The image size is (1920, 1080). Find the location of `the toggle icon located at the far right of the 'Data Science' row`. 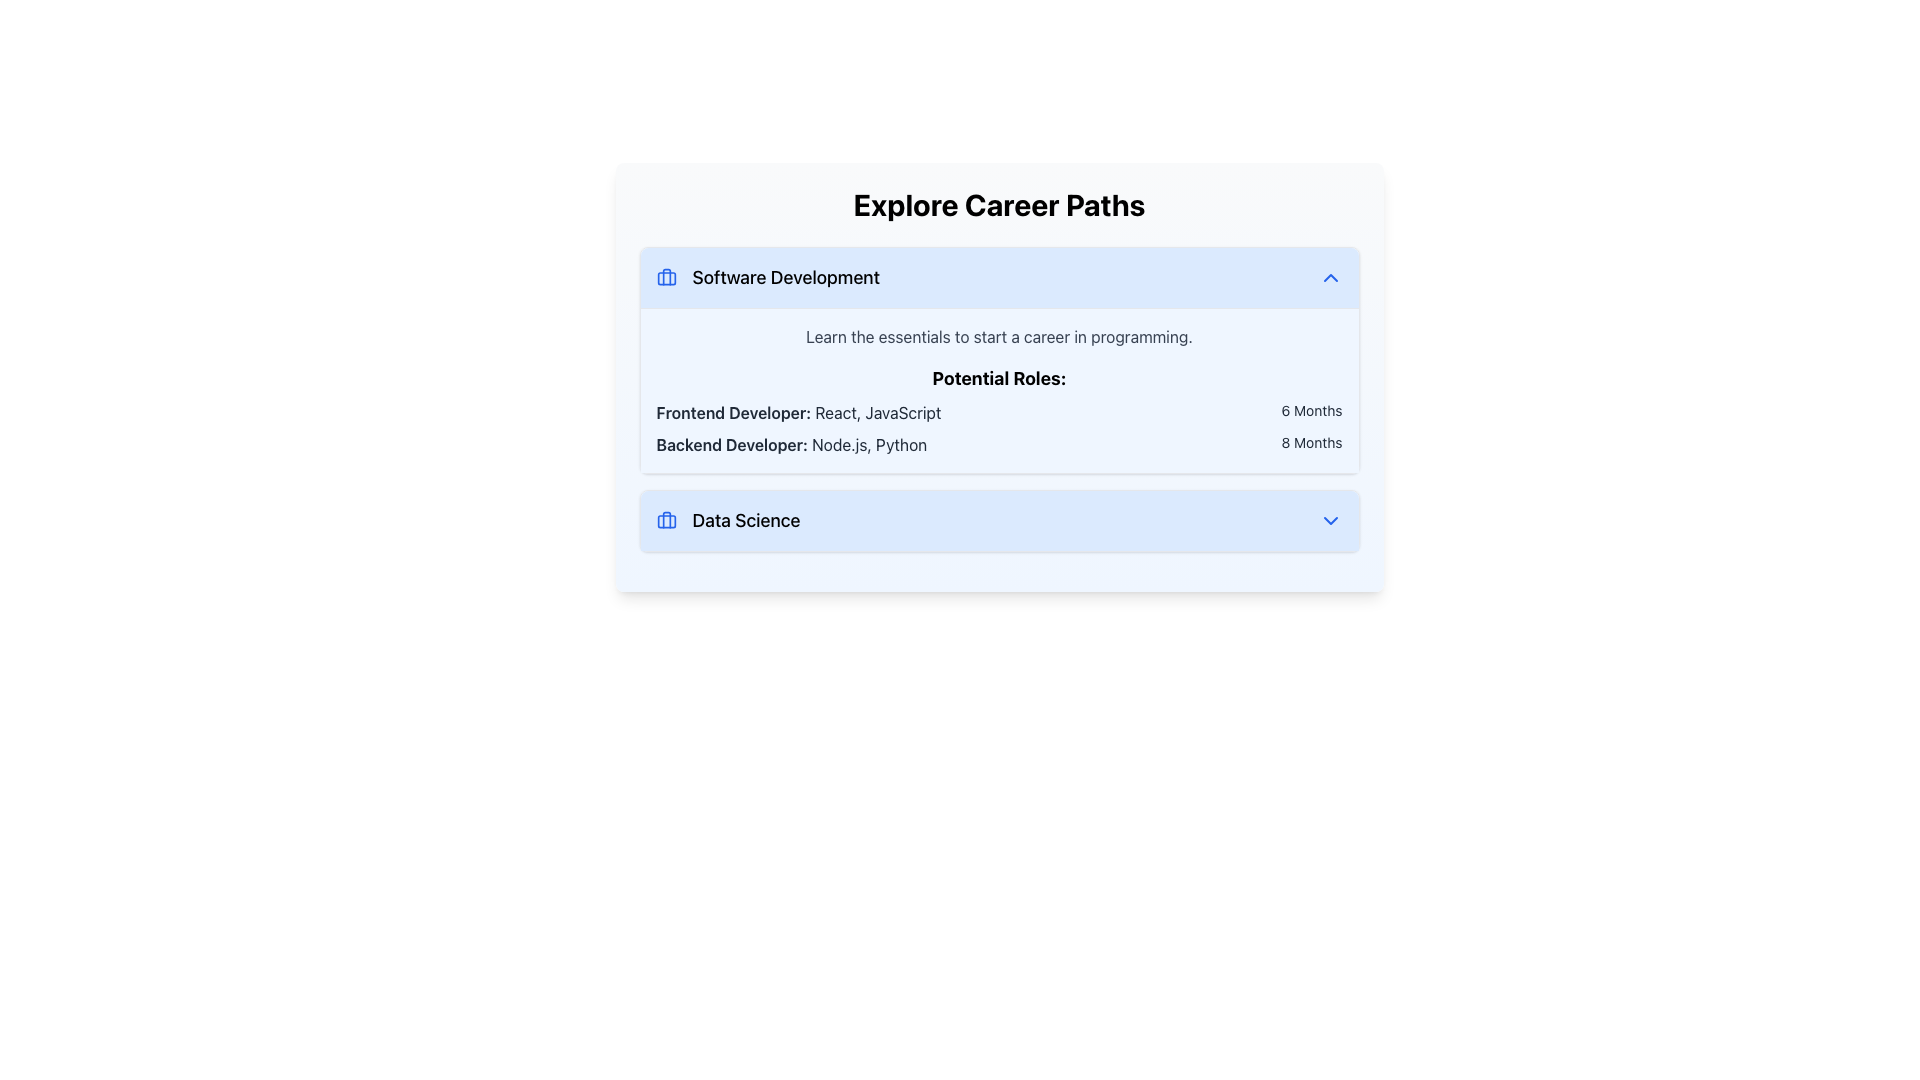

the toggle icon located at the far right of the 'Data Science' row is located at coordinates (1330, 519).